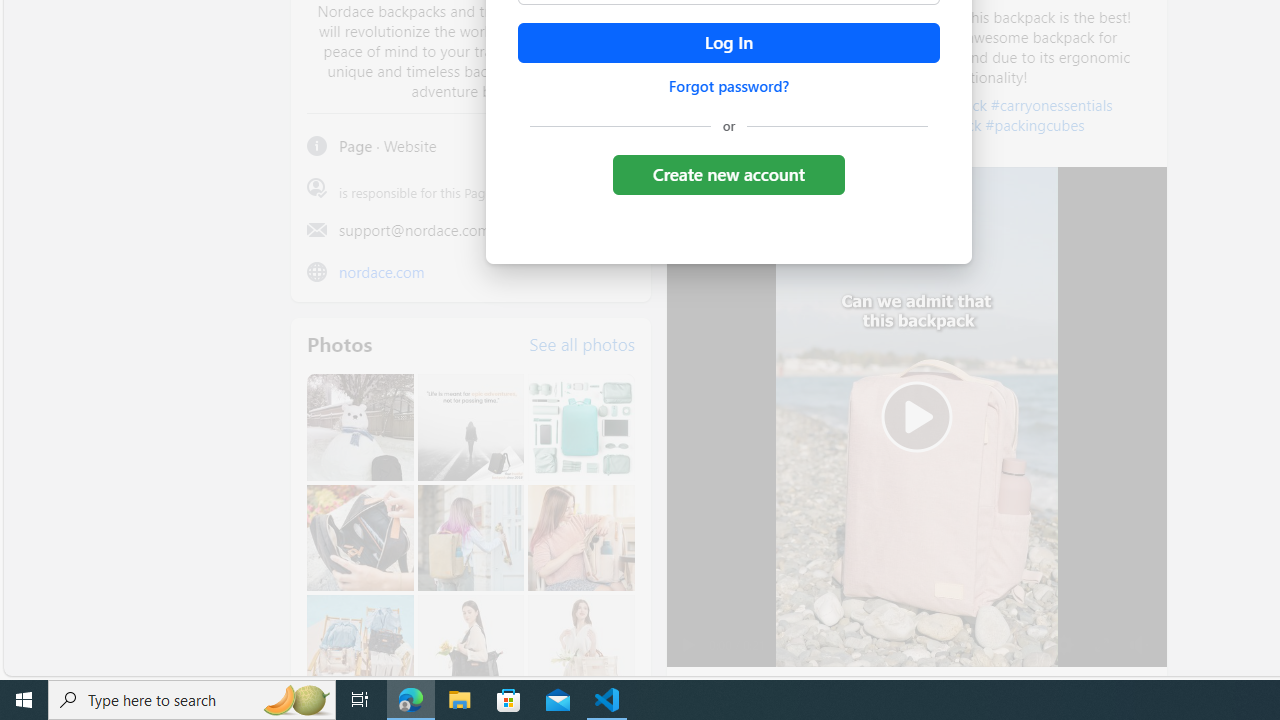  What do you see at coordinates (727, 43) in the screenshot?
I see `'Accessible login button'` at bounding box center [727, 43].